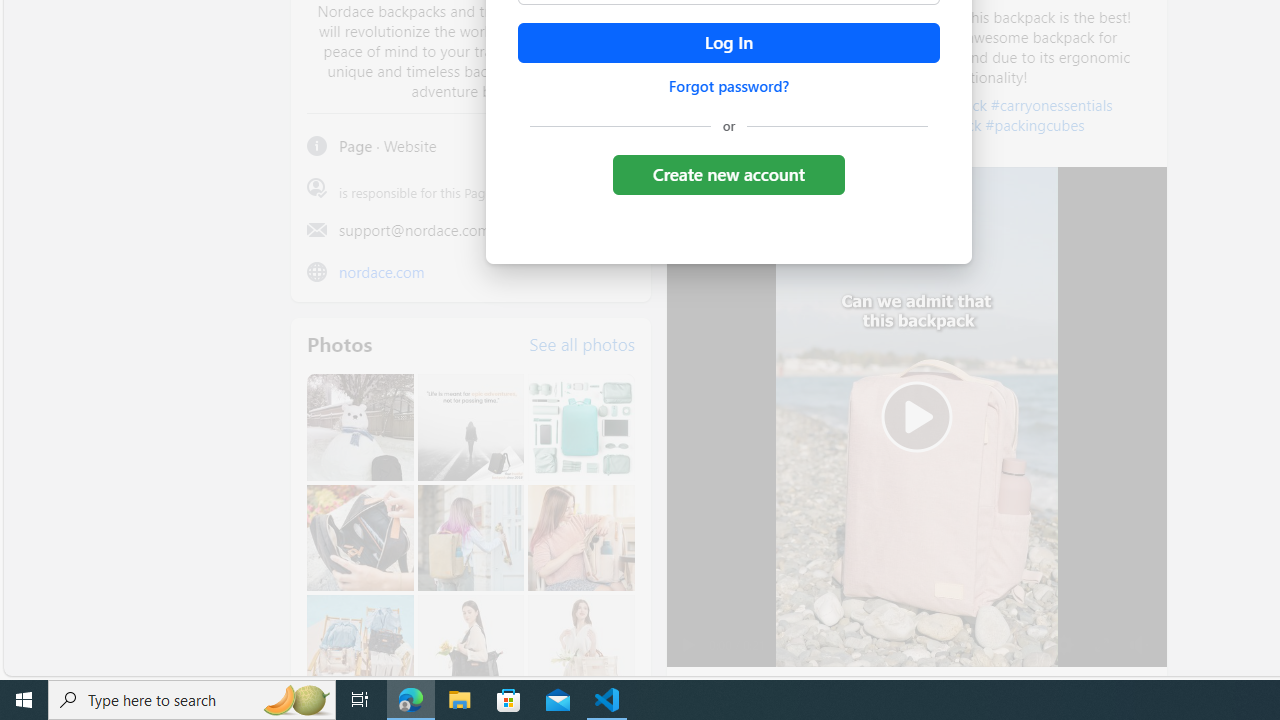  What do you see at coordinates (727, 43) in the screenshot?
I see `'Accessible login button'` at bounding box center [727, 43].